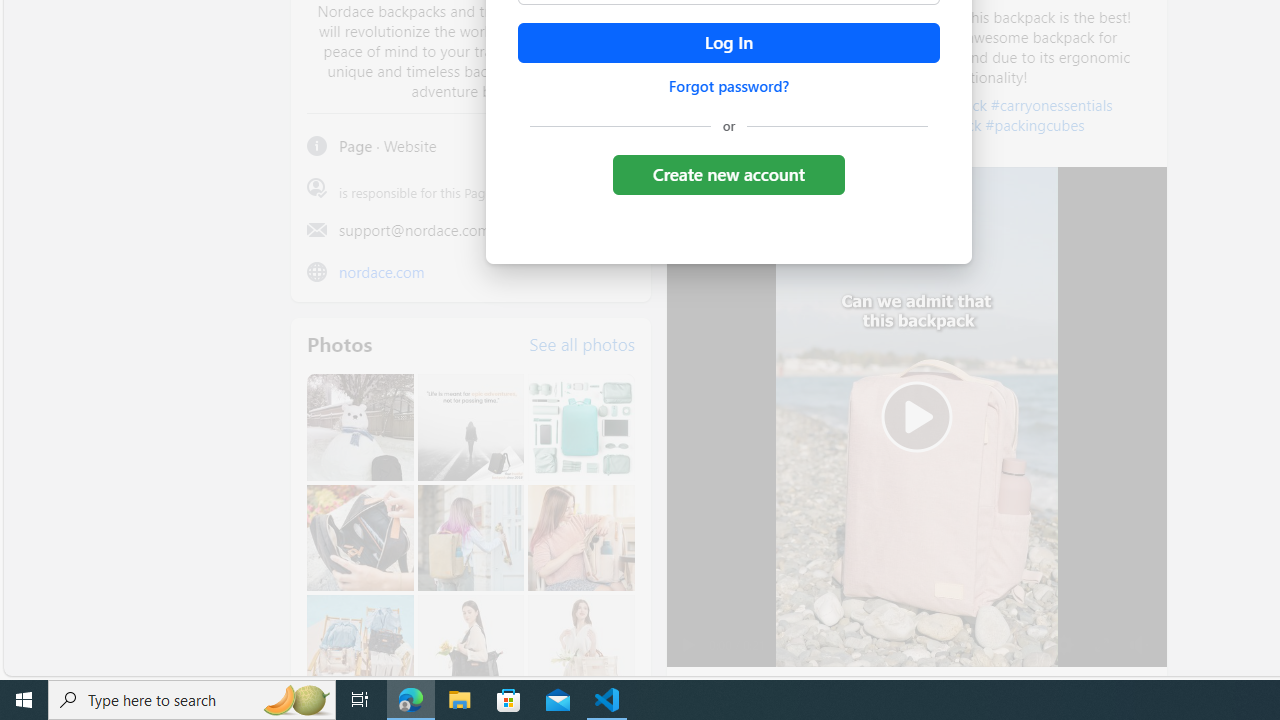  What do you see at coordinates (727, 43) in the screenshot?
I see `'Accessible login button'` at bounding box center [727, 43].